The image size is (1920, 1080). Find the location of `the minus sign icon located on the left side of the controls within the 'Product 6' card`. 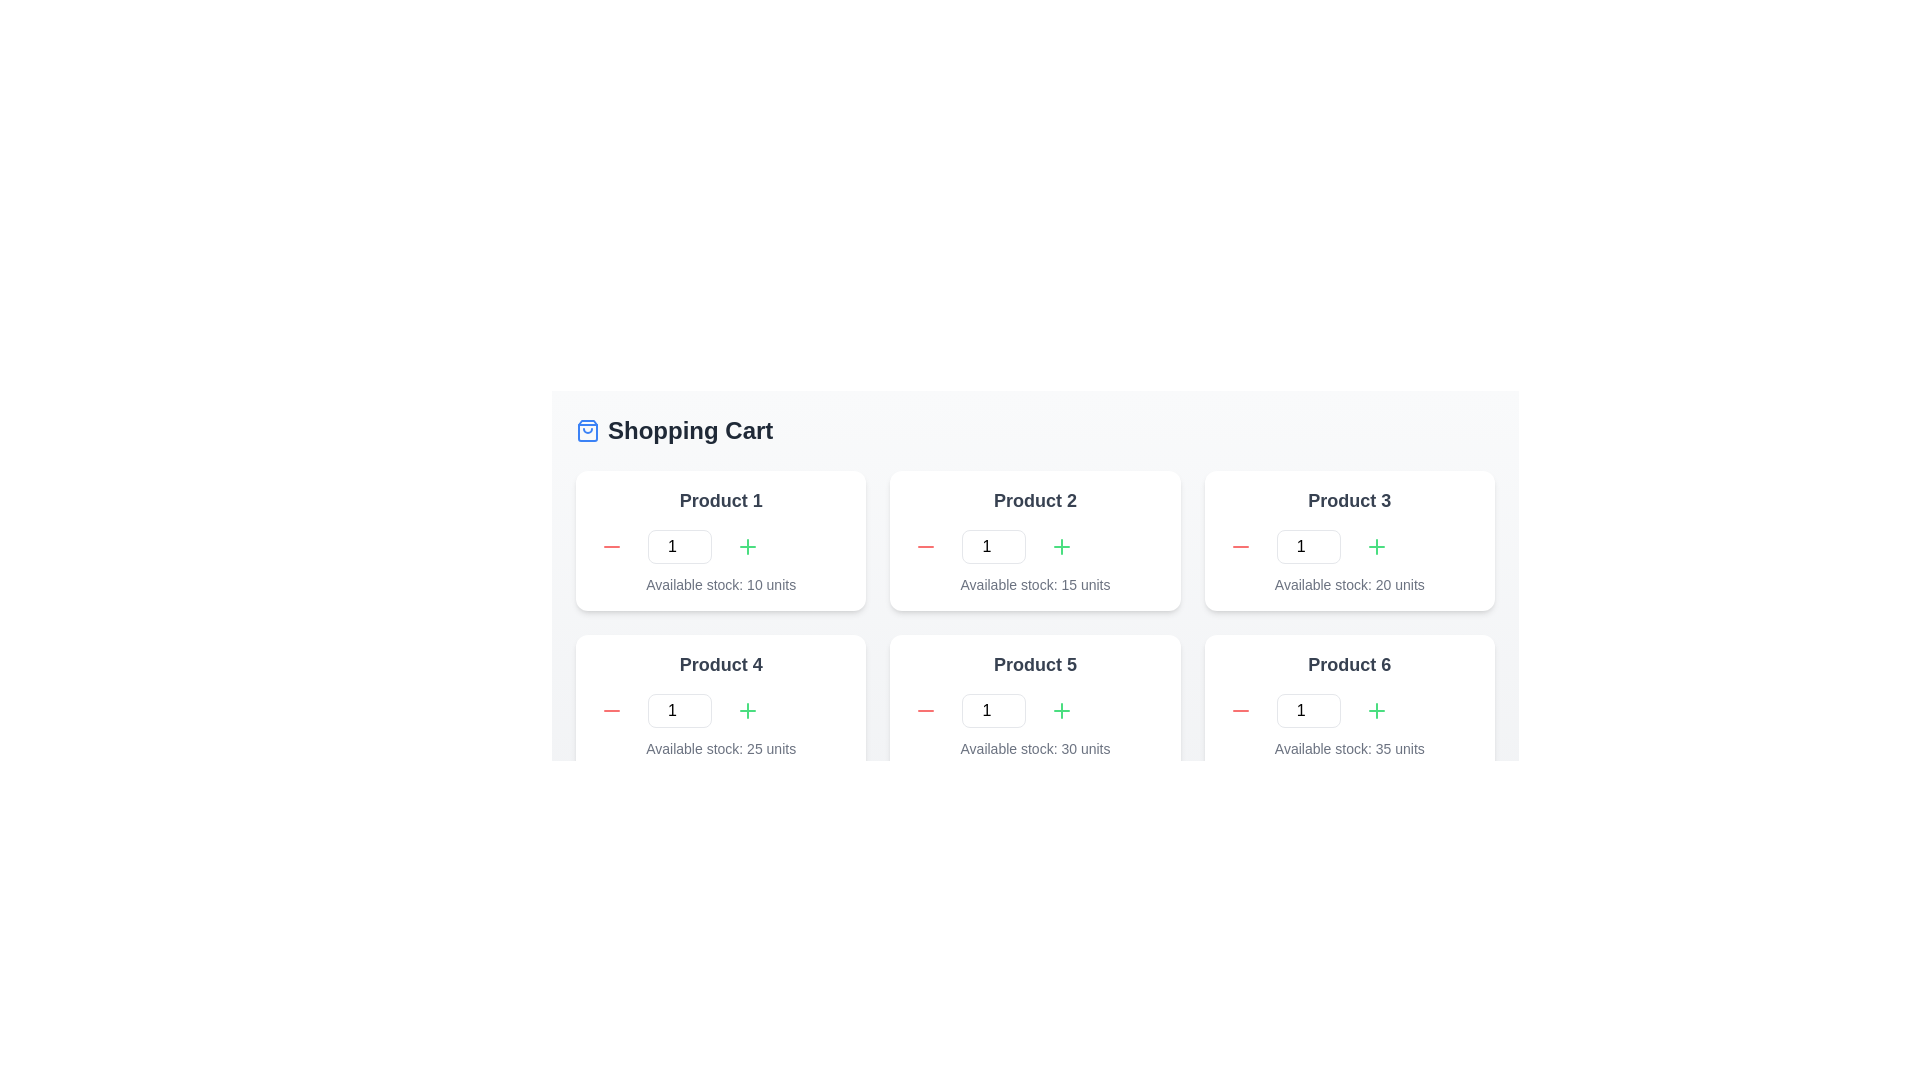

the minus sign icon located on the left side of the controls within the 'Product 6' card is located at coordinates (1239, 709).